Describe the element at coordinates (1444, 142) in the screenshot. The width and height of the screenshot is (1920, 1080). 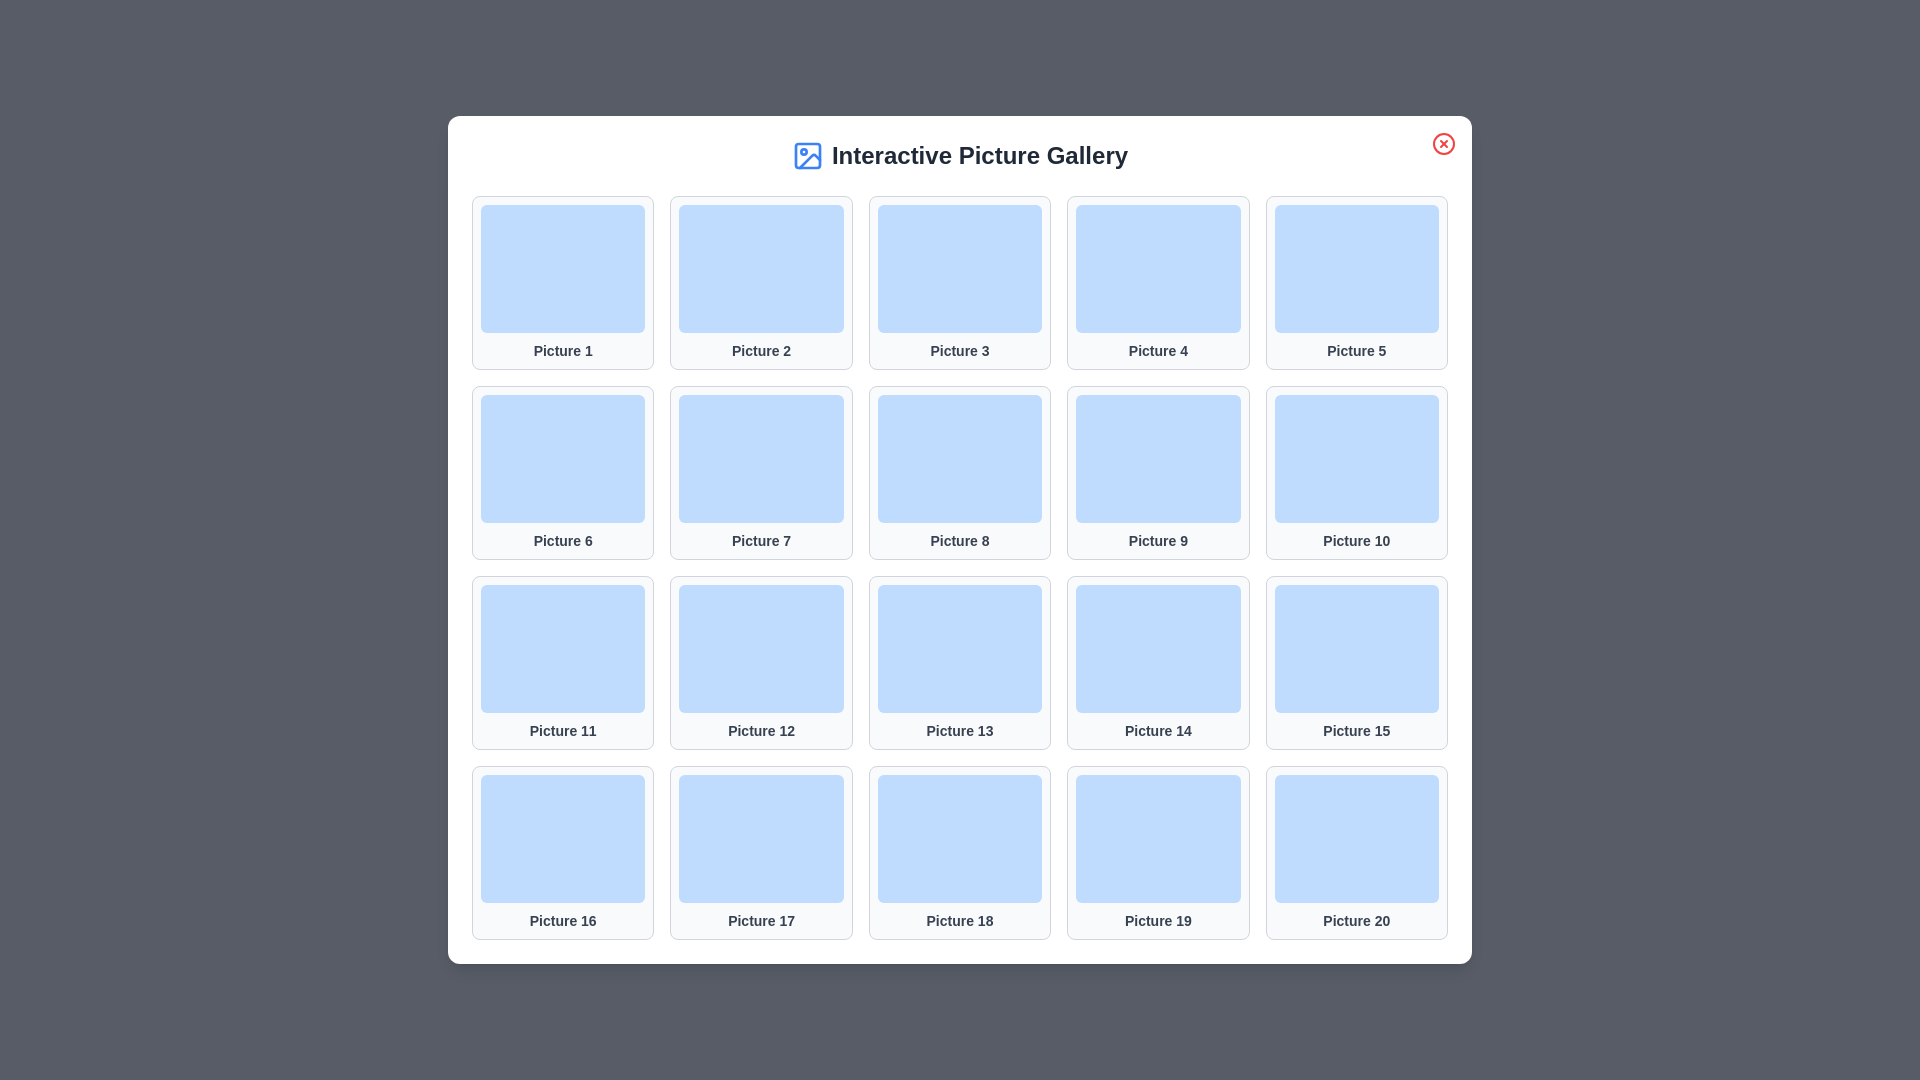
I see `the close button to close the dialog` at that location.